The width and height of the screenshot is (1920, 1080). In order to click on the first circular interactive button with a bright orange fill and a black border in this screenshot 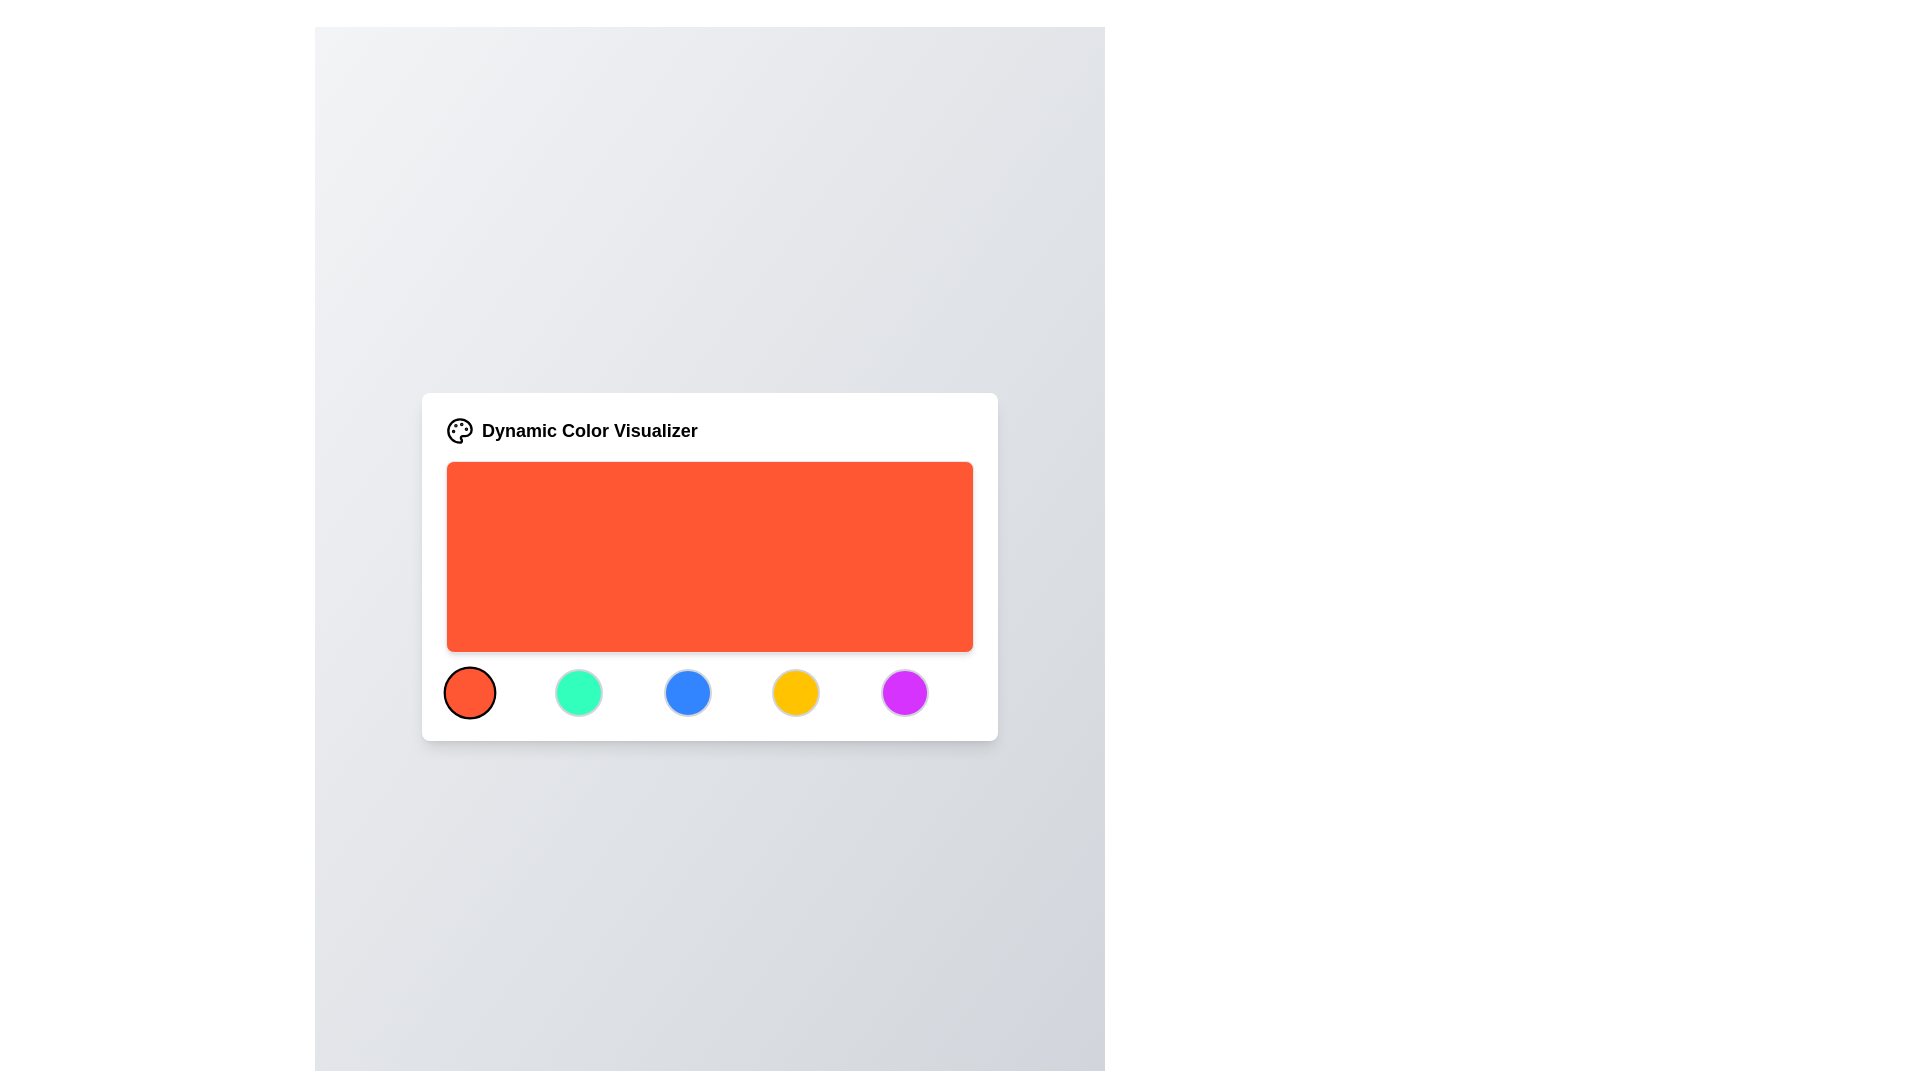, I will do `click(469, 692)`.